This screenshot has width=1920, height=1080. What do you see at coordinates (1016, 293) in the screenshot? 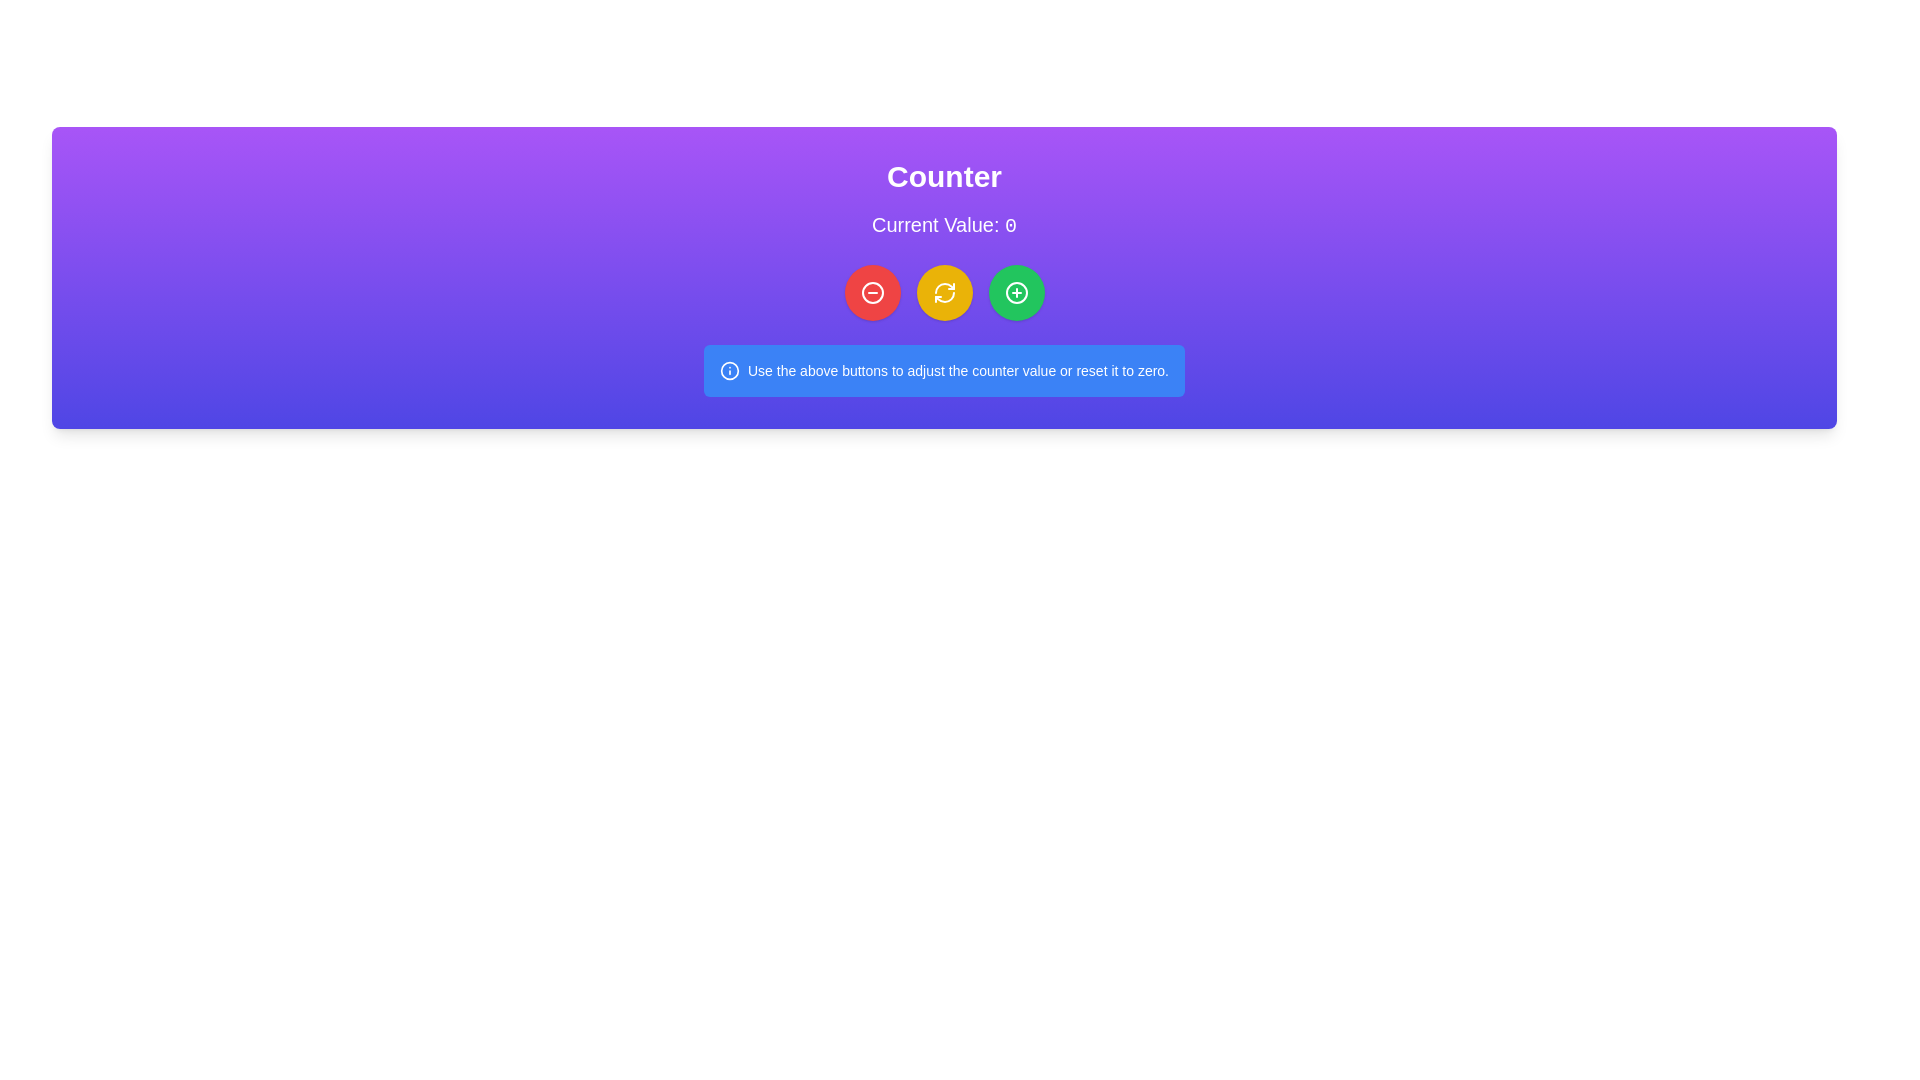
I see `the rightmost button in the set of three buttons to increment the counter value displayed on the interface` at bounding box center [1016, 293].